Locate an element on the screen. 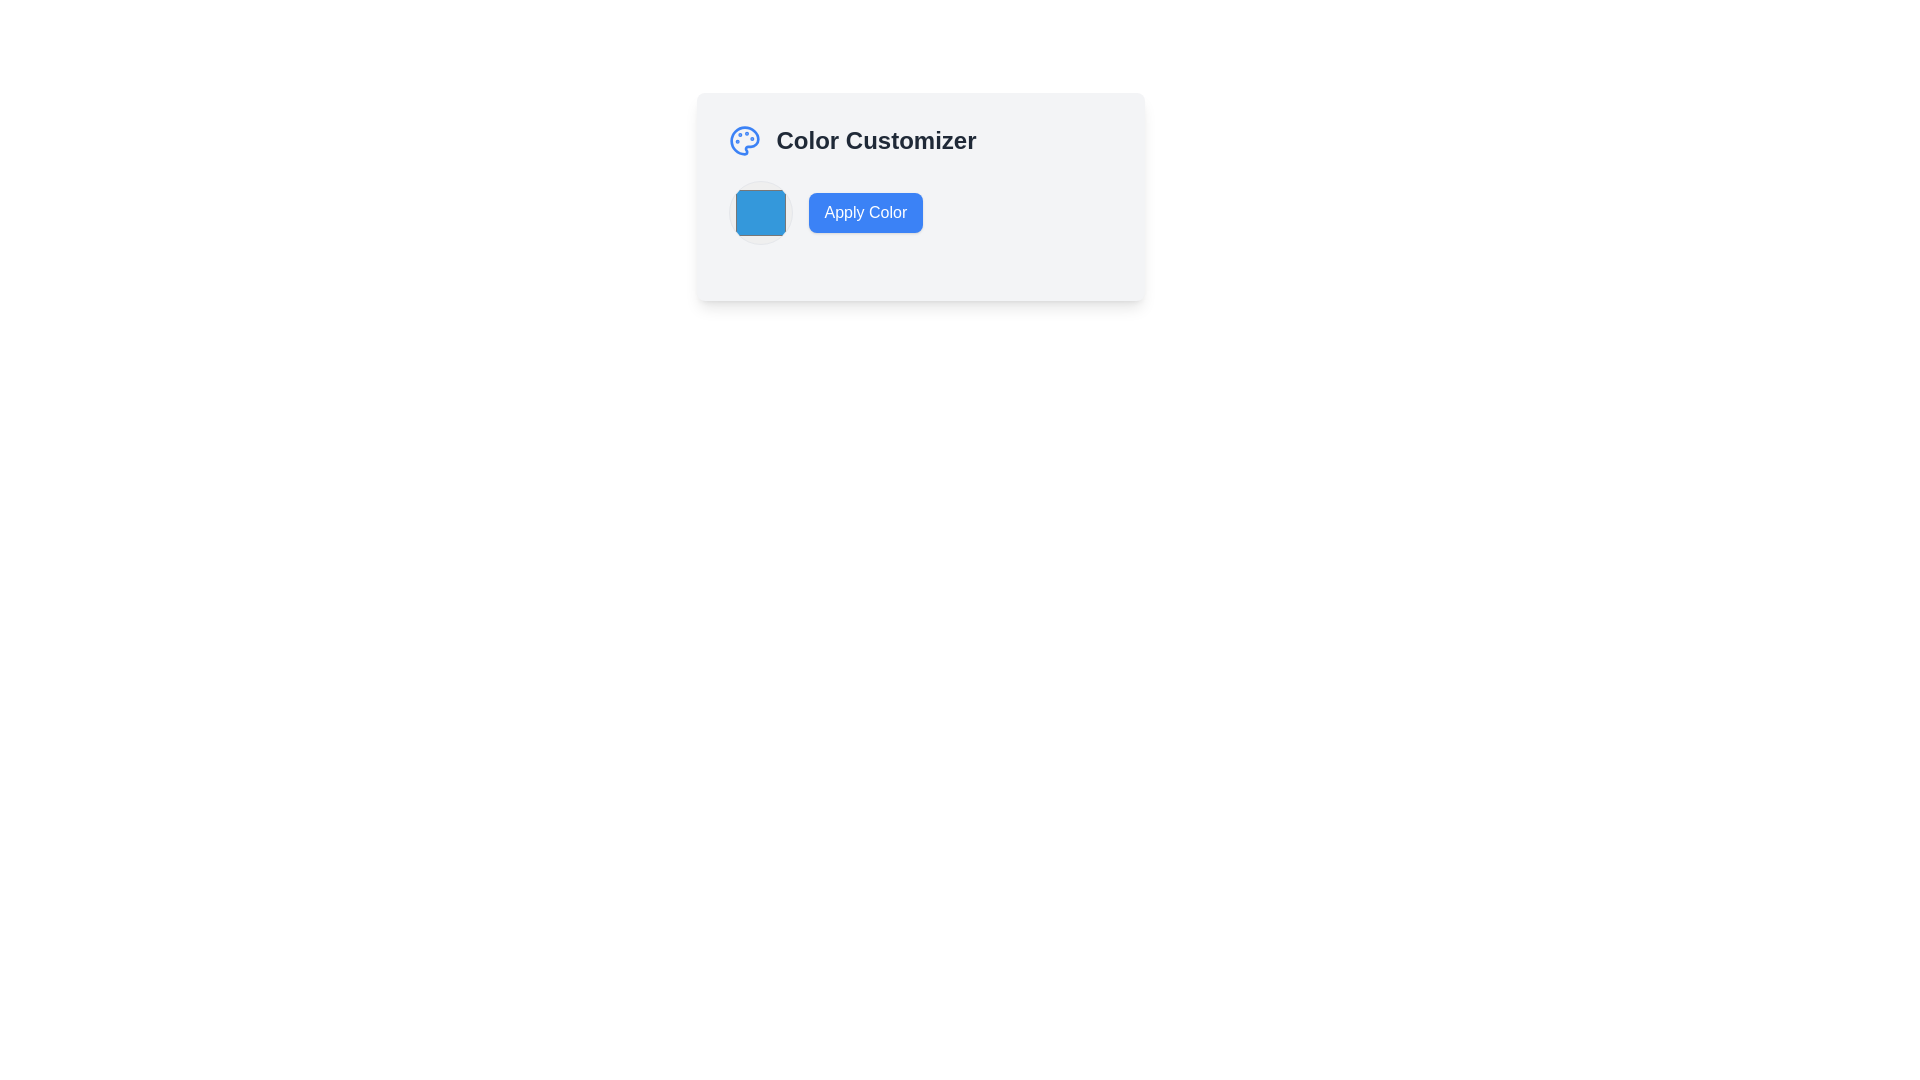 Image resolution: width=1920 pixels, height=1080 pixels. the Decorative icon shaped like a circular palette with smaller dots, located adjacent to the 'Color Customizer' label is located at coordinates (743, 140).